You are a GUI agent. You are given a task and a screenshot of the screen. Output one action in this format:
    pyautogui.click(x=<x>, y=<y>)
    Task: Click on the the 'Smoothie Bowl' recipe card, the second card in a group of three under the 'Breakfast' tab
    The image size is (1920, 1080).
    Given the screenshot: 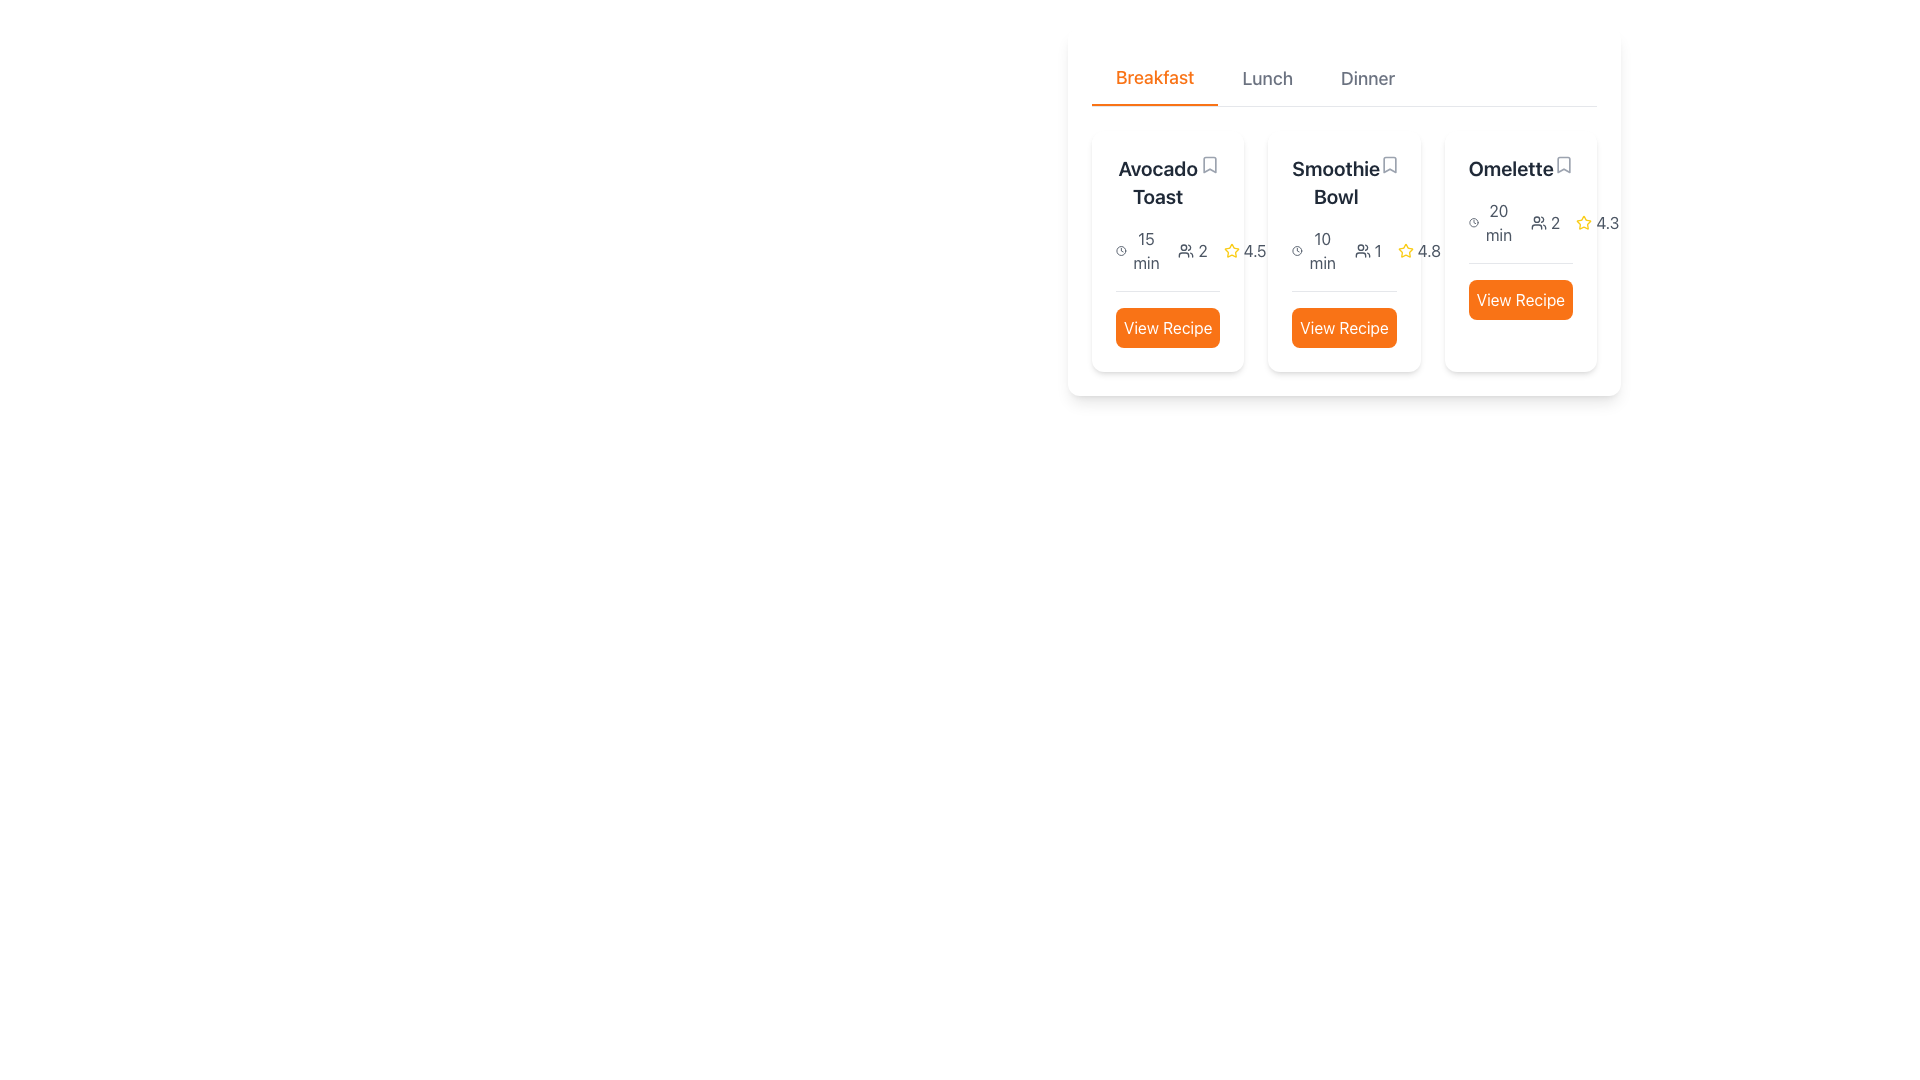 What is the action you would take?
    pyautogui.click(x=1344, y=212)
    